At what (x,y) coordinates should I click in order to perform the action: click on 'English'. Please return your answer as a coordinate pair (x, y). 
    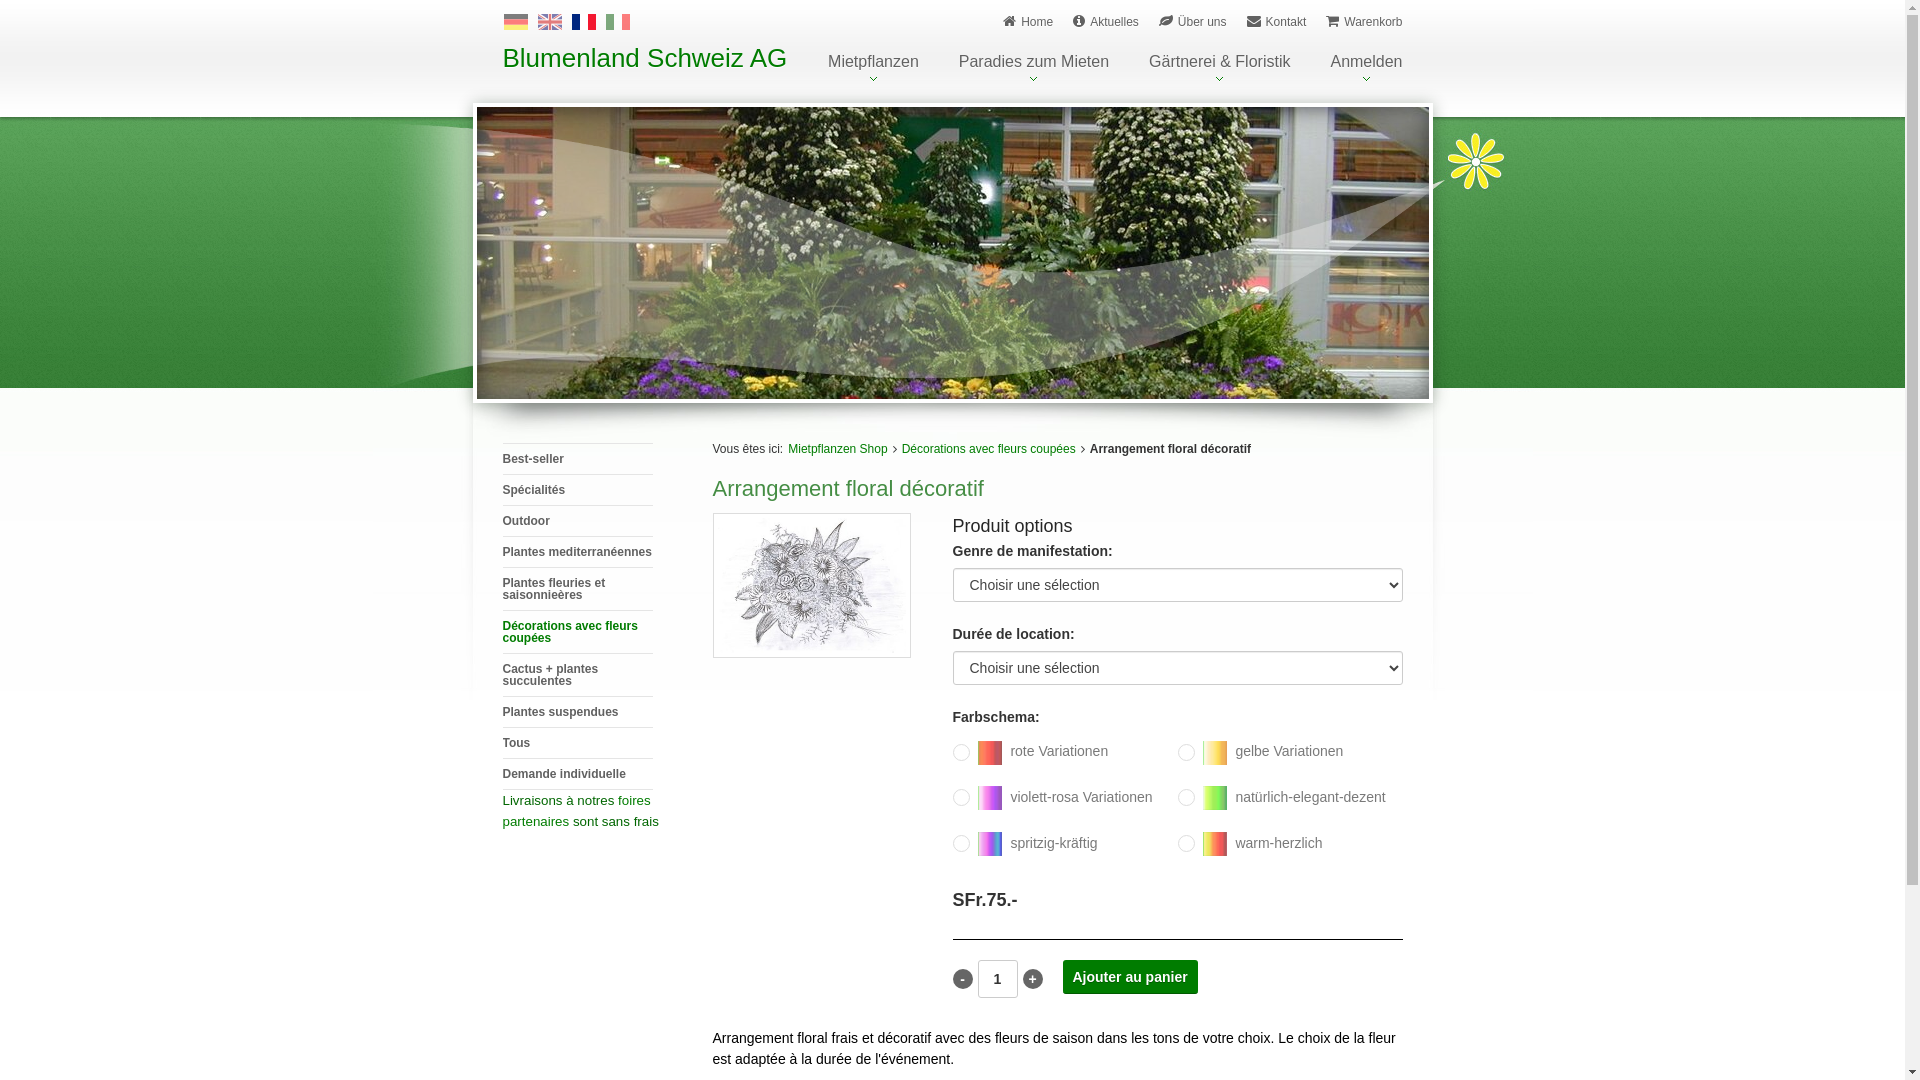
    Looking at the image, I should click on (550, 22).